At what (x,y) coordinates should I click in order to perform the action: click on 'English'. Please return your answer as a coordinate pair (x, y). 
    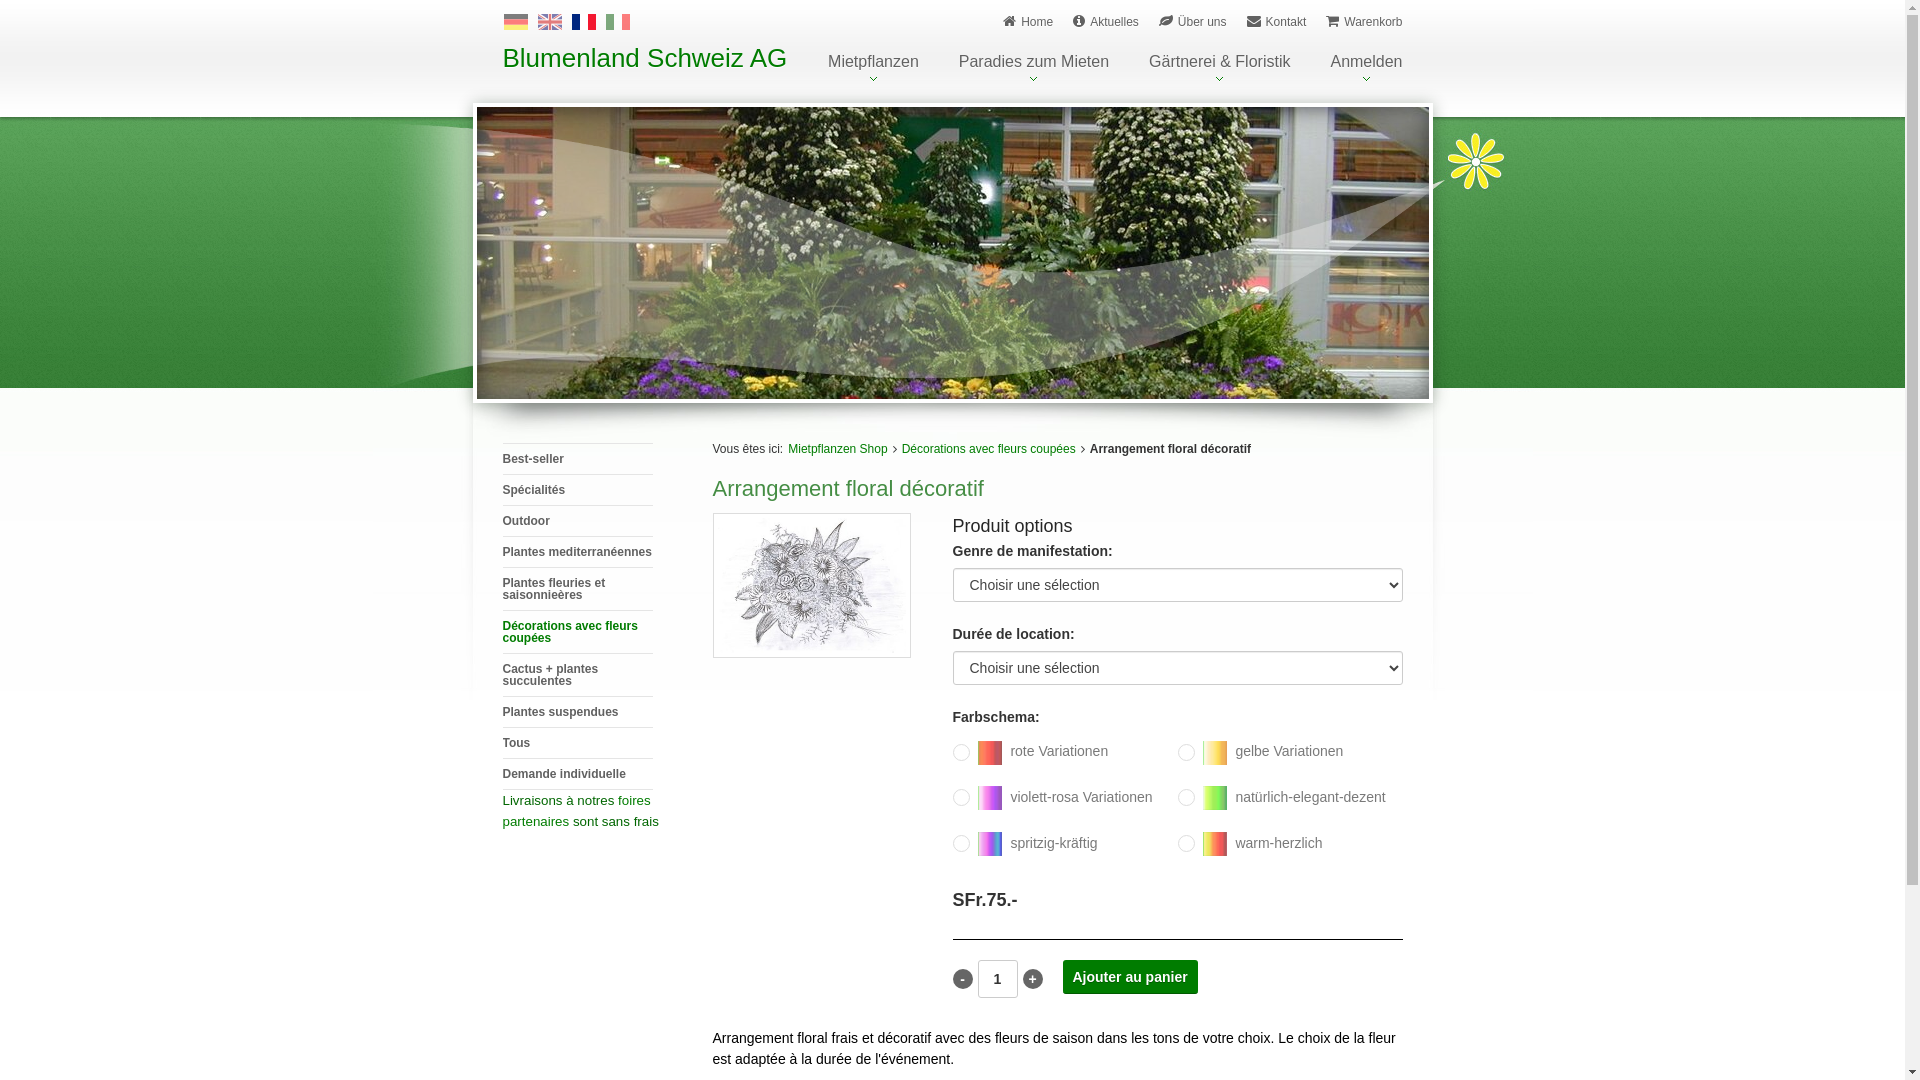
    Looking at the image, I should click on (550, 22).